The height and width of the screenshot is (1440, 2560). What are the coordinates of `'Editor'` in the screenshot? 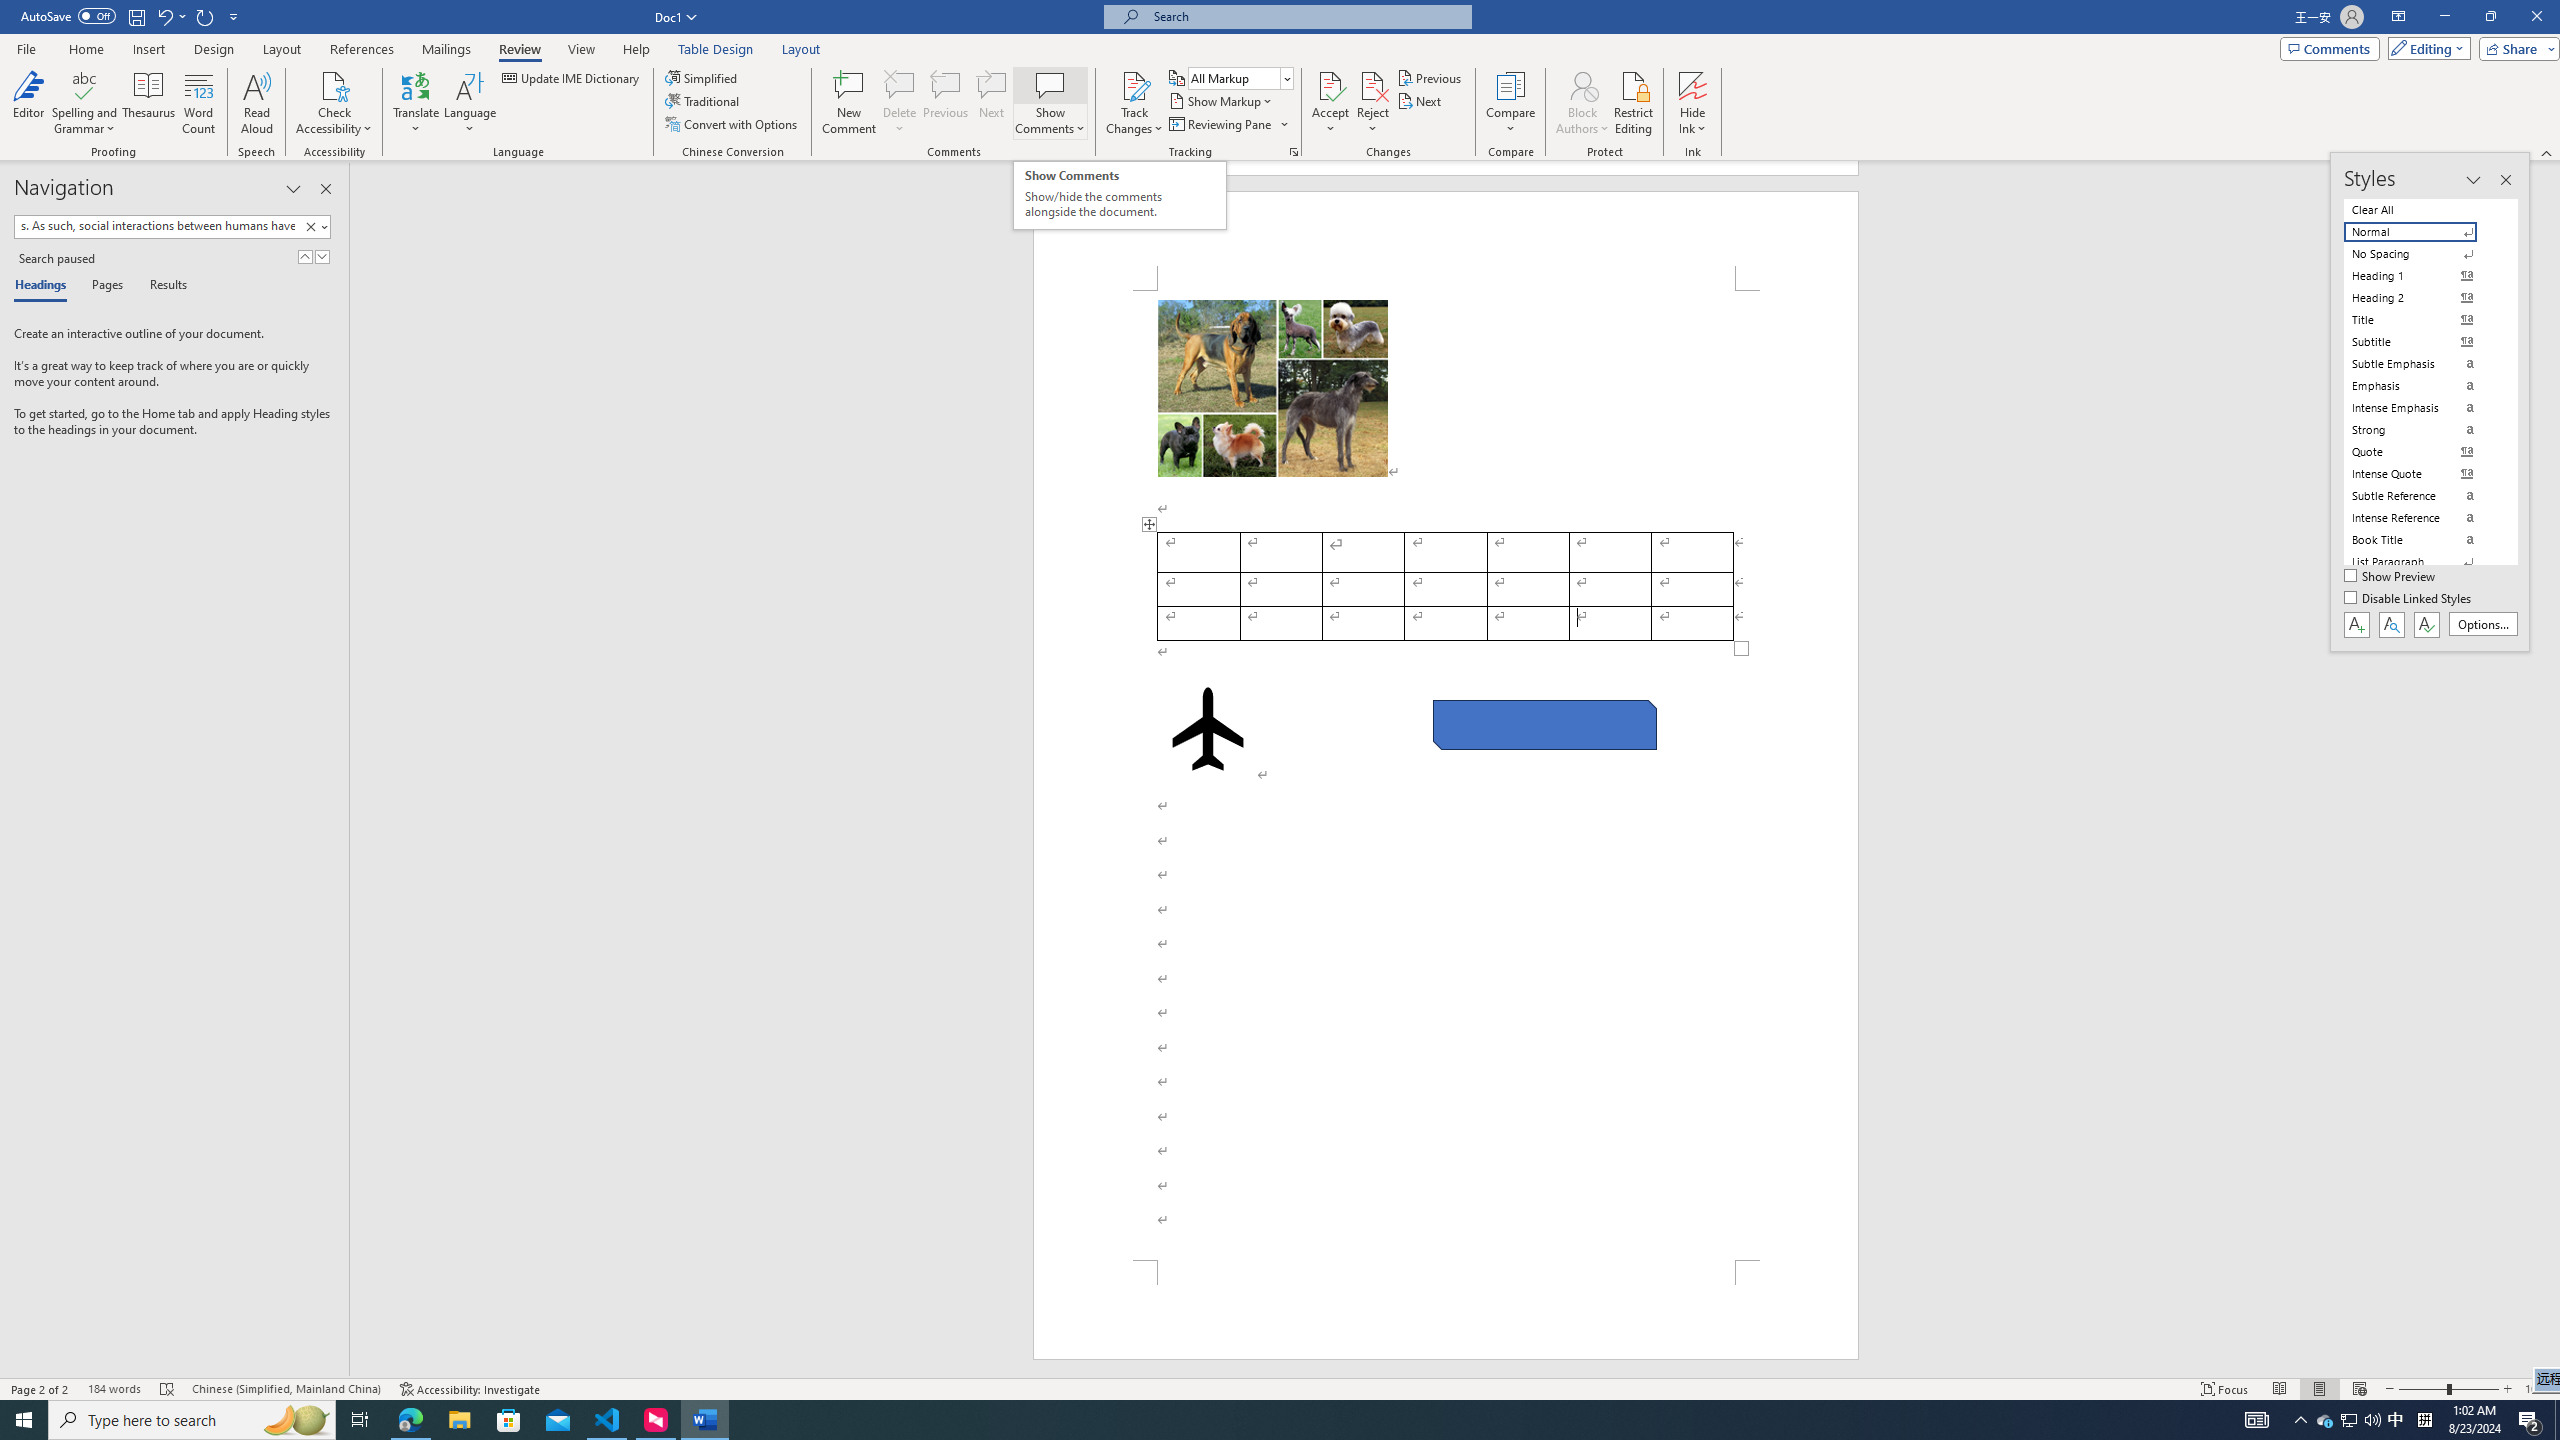 It's located at (28, 103).